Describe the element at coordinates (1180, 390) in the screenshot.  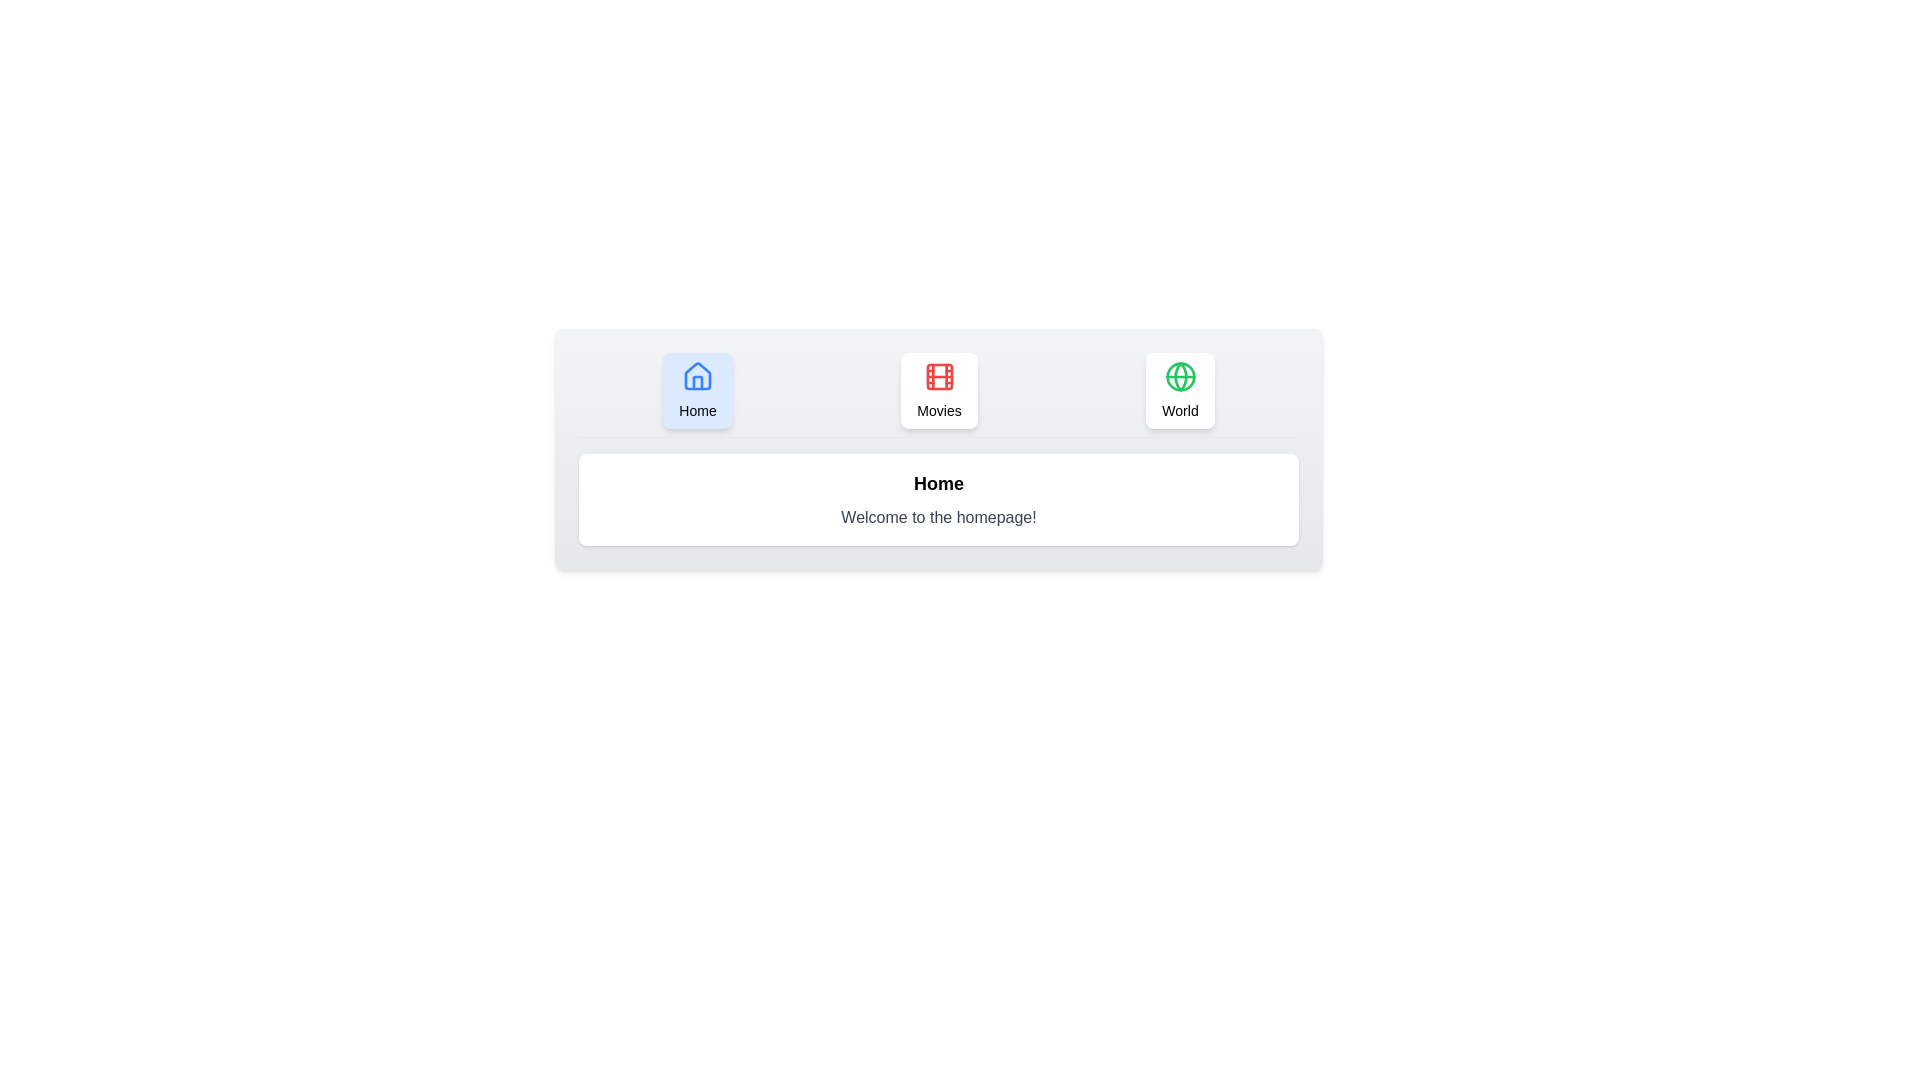
I see `the tab labeled World to view its content` at that location.